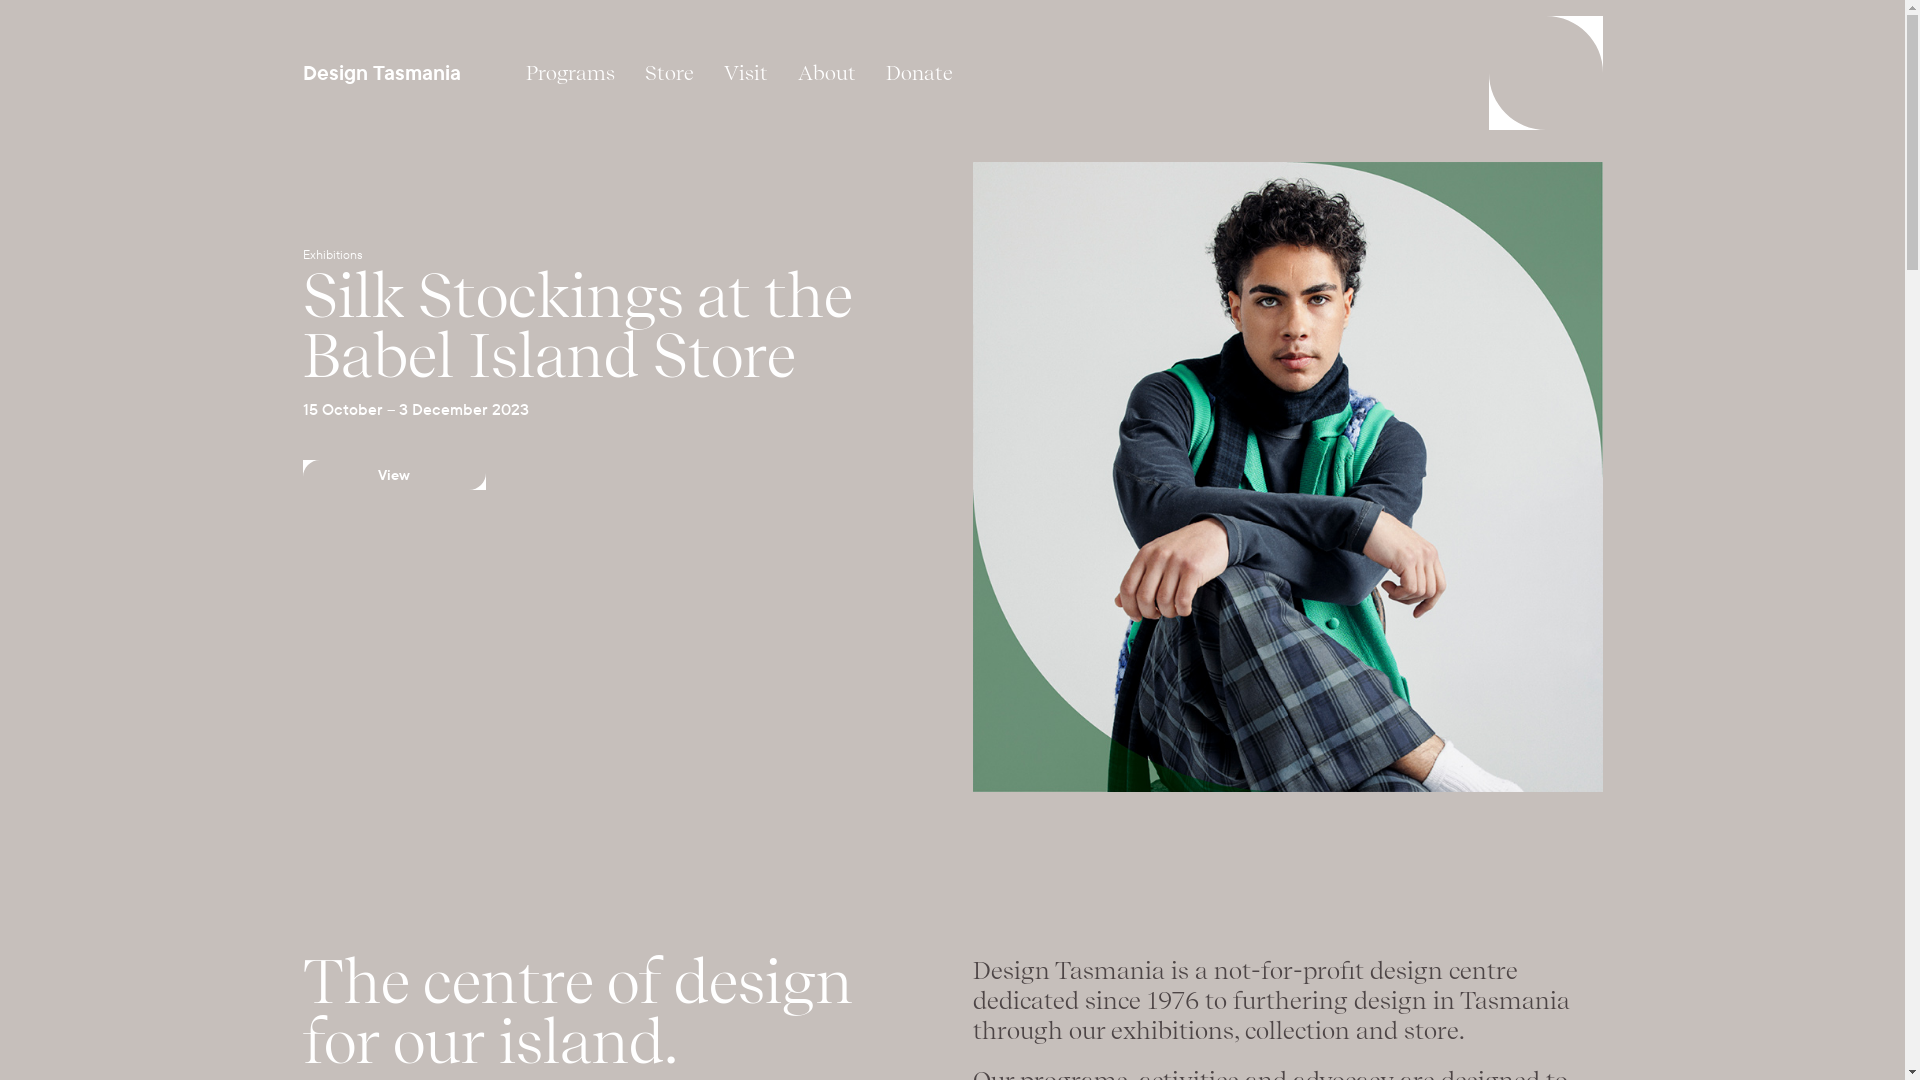 The image size is (1920, 1080). I want to click on 'Design Tasmania', so click(382, 72).